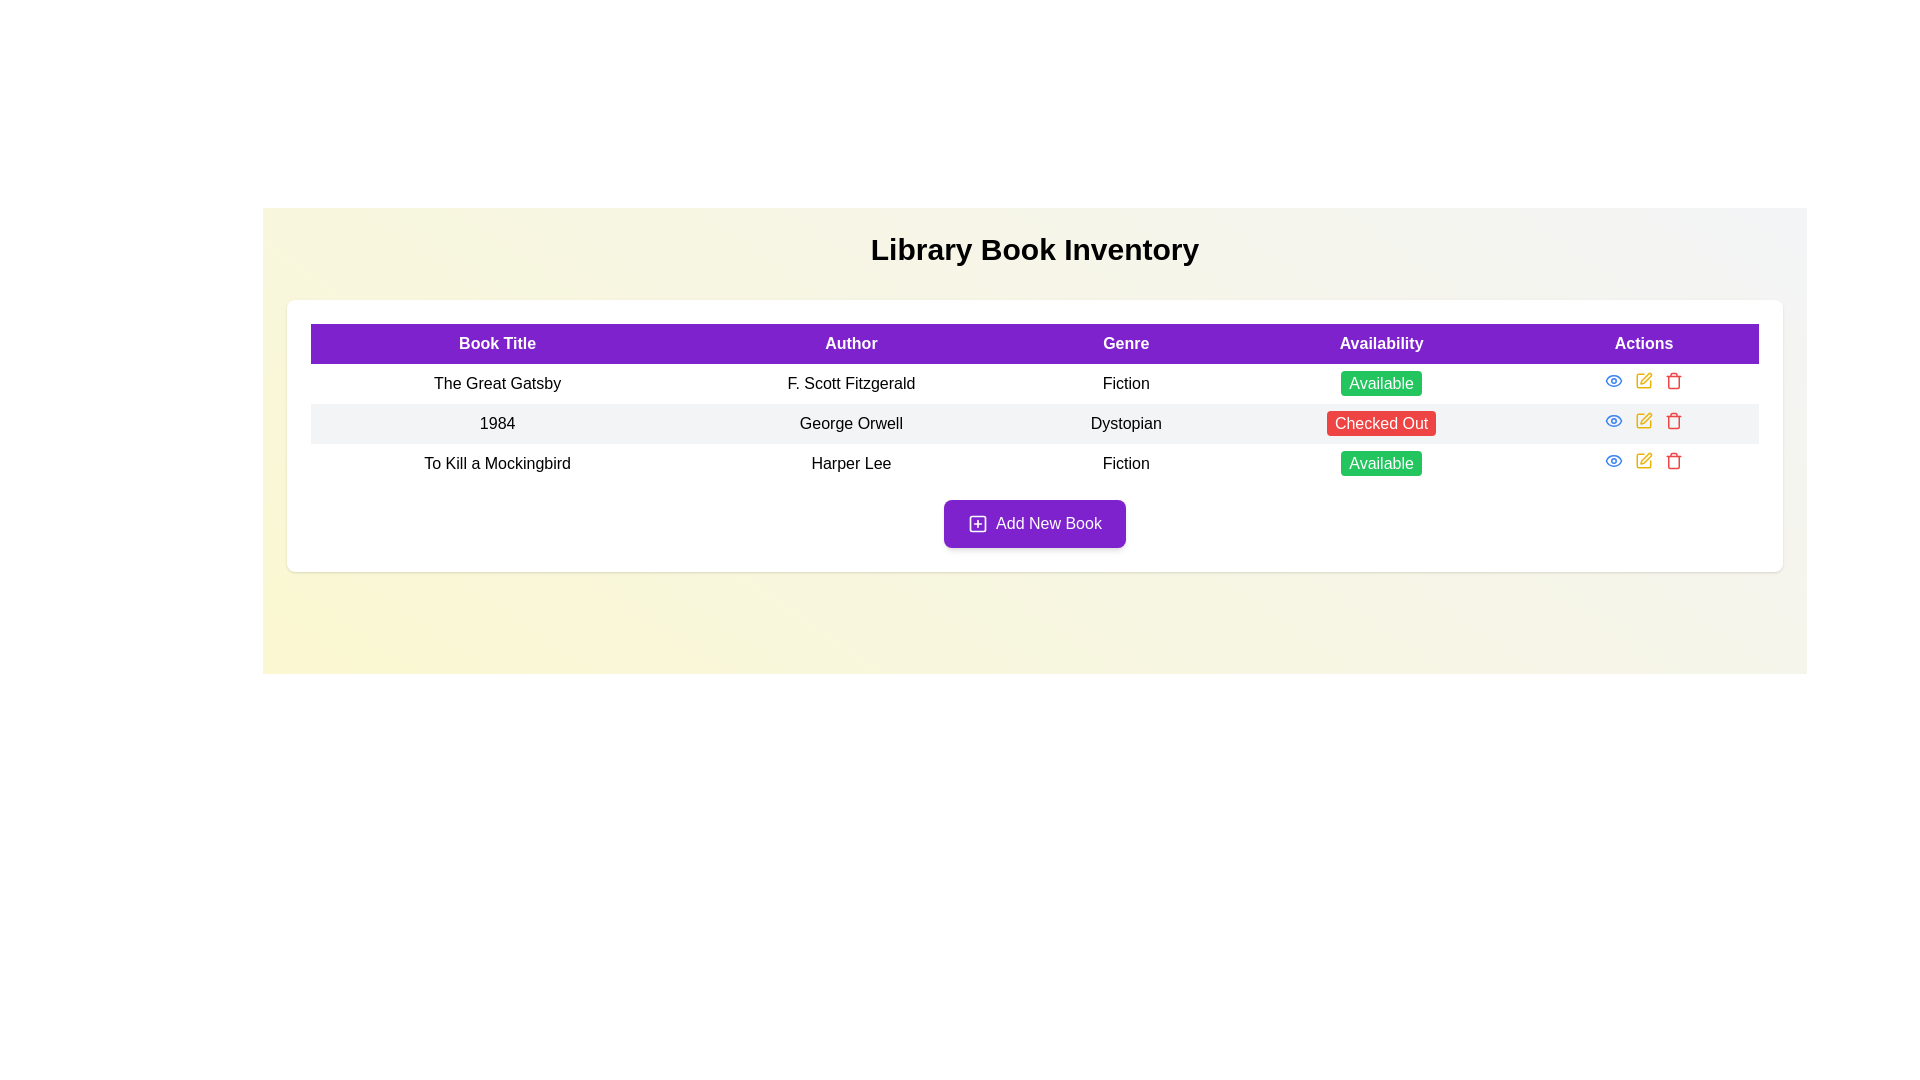 This screenshot has height=1080, width=1920. What do you see at coordinates (1614, 461) in the screenshot?
I see `the eye icon in the Actions column for the book entry '1984' in the Library Book Inventory table` at bounding box center [1614, 461].